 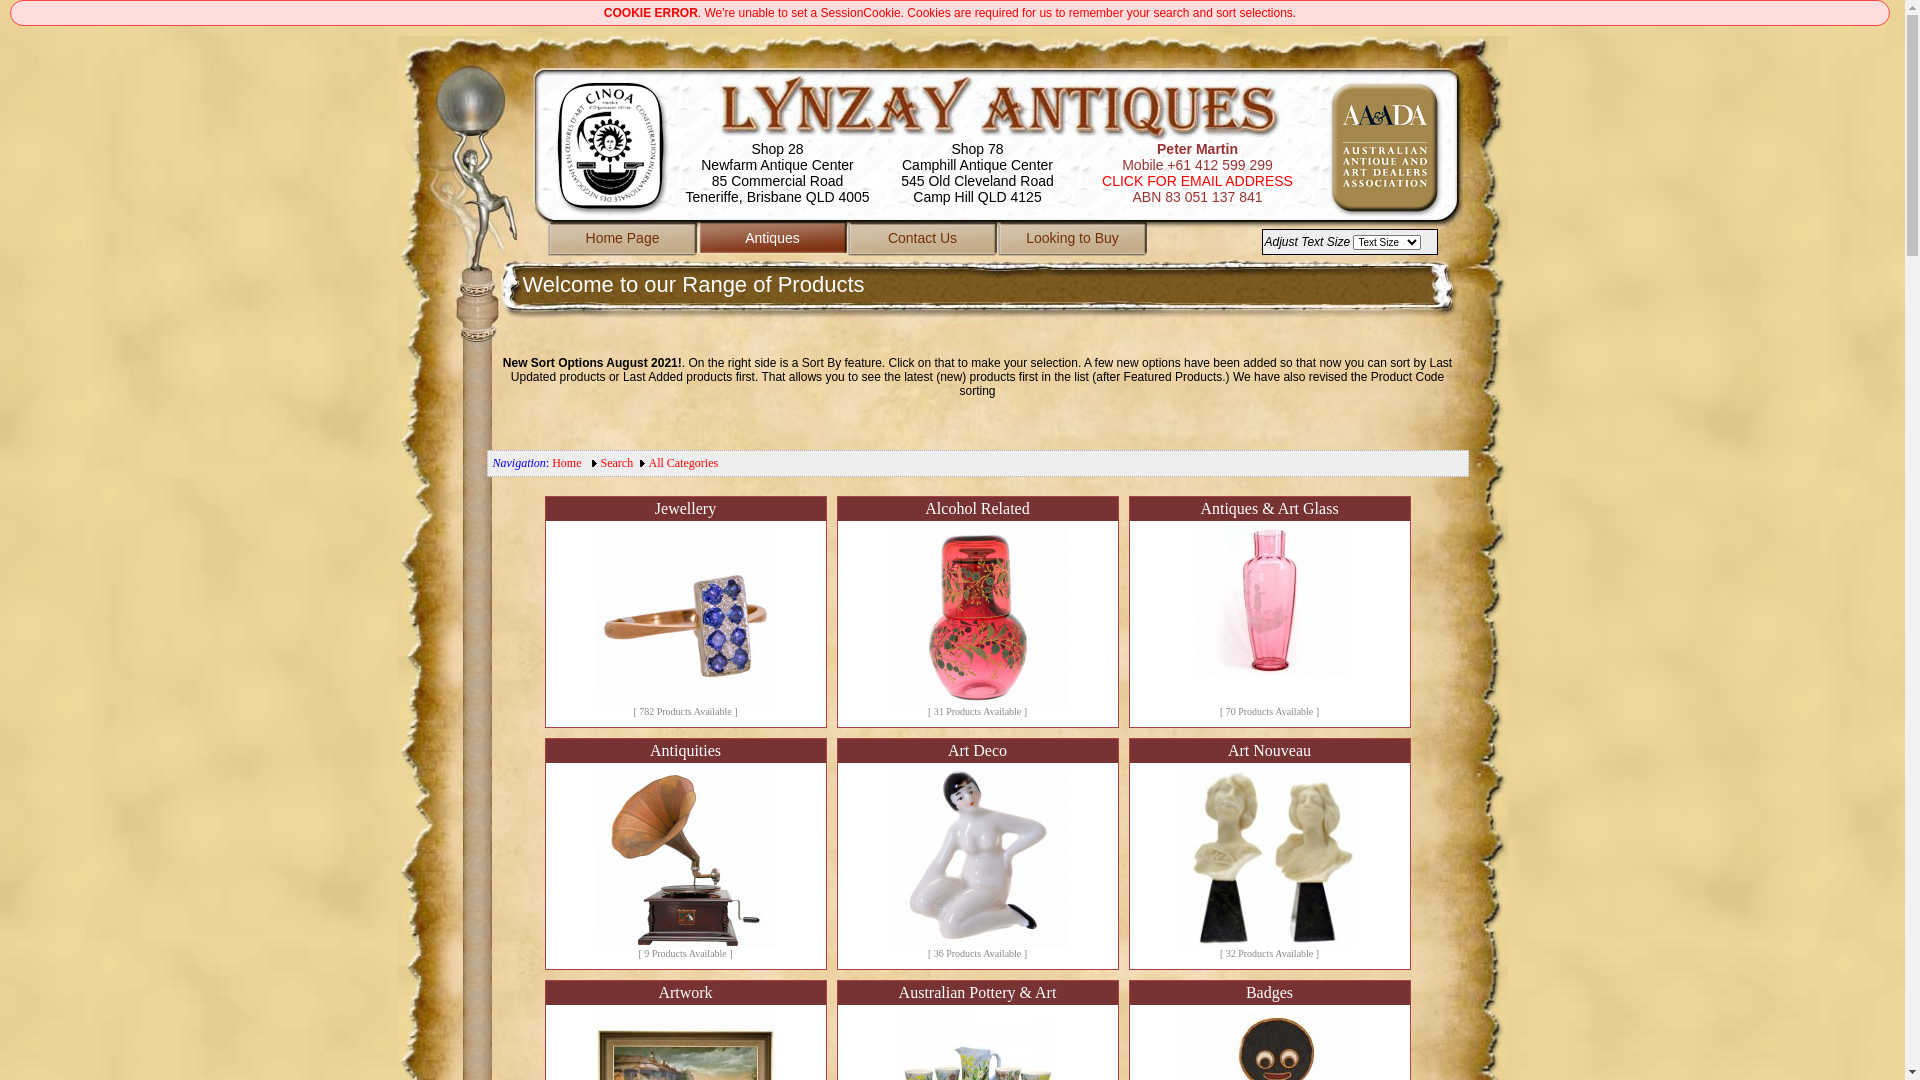 What do you see at coordinates (543, 853) in the screenshot?
I see `'Antiquities` at bounding box center [543, 853].